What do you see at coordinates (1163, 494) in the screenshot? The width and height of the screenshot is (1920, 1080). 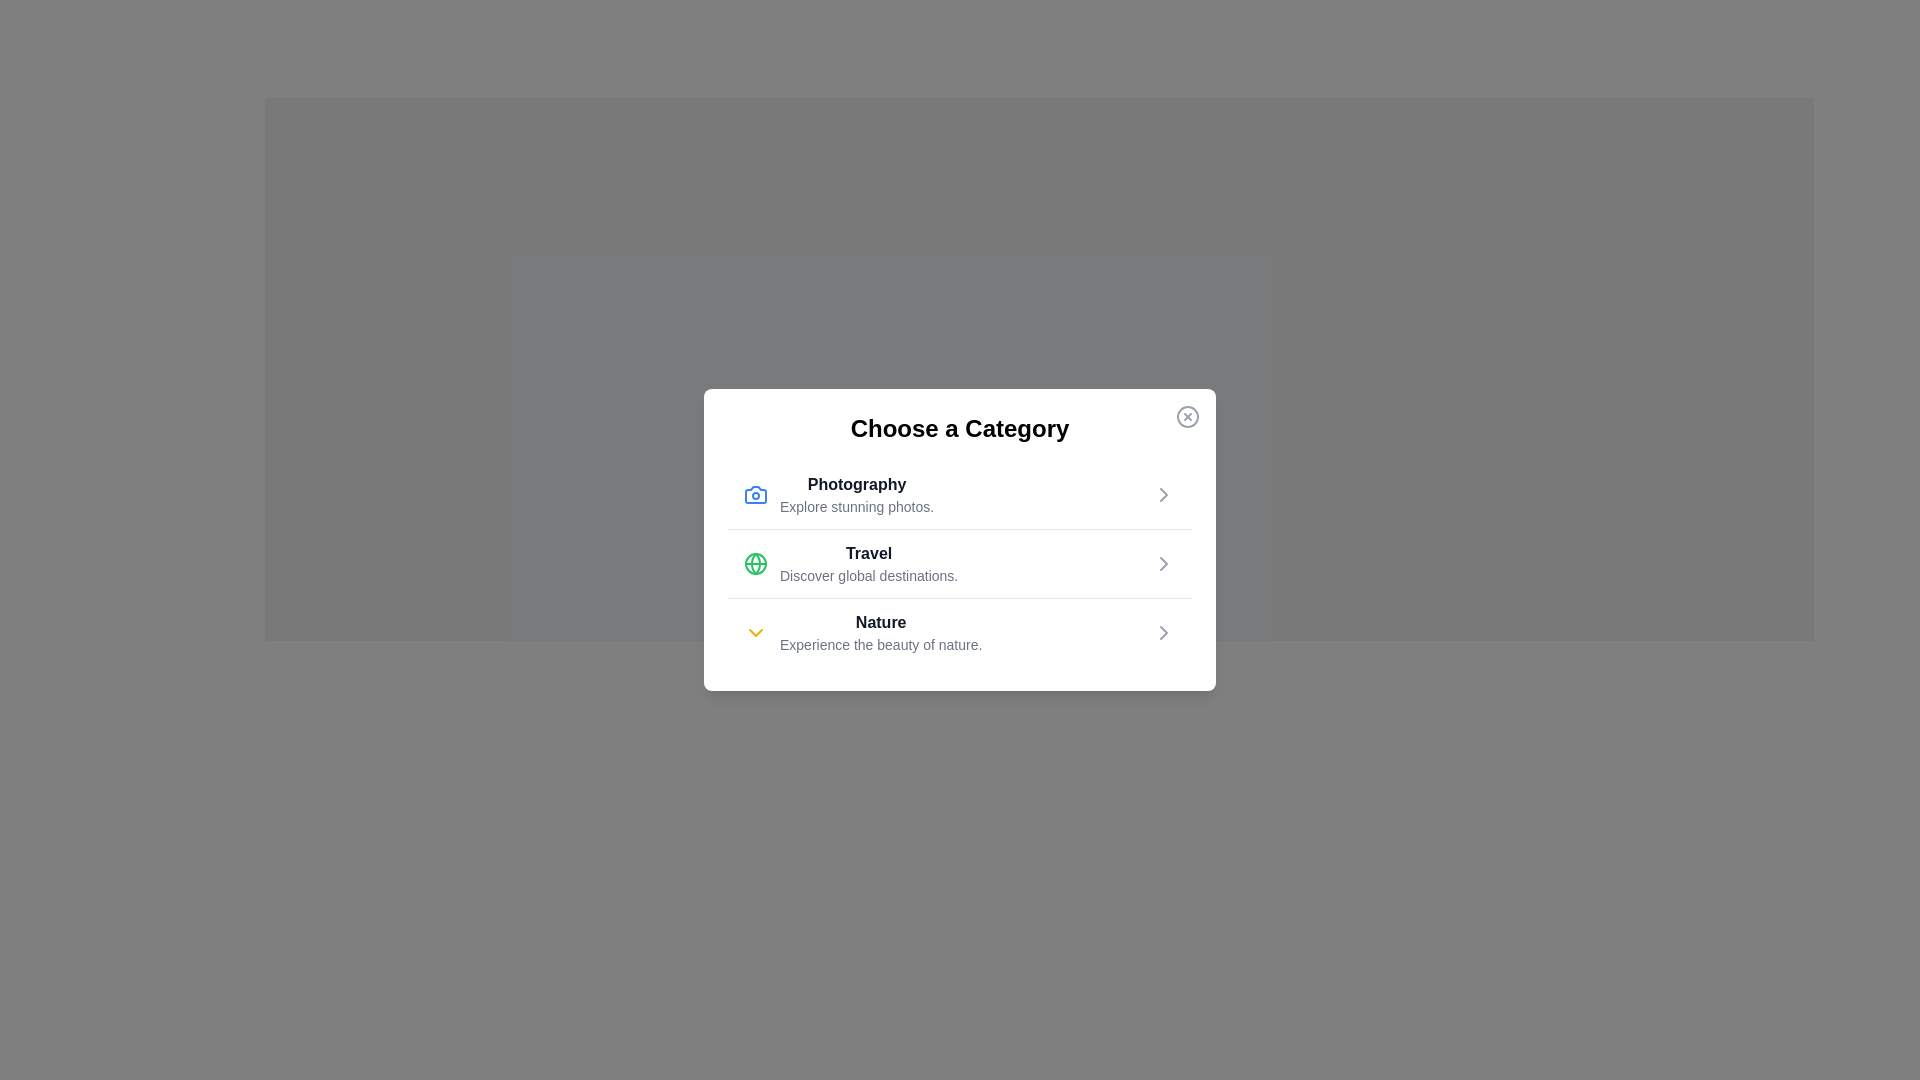 I see `the navigability icon for the 'Photography' category located in the first item of the category list, aligned to the right of the item's label` at bounding box center [1163, 494].